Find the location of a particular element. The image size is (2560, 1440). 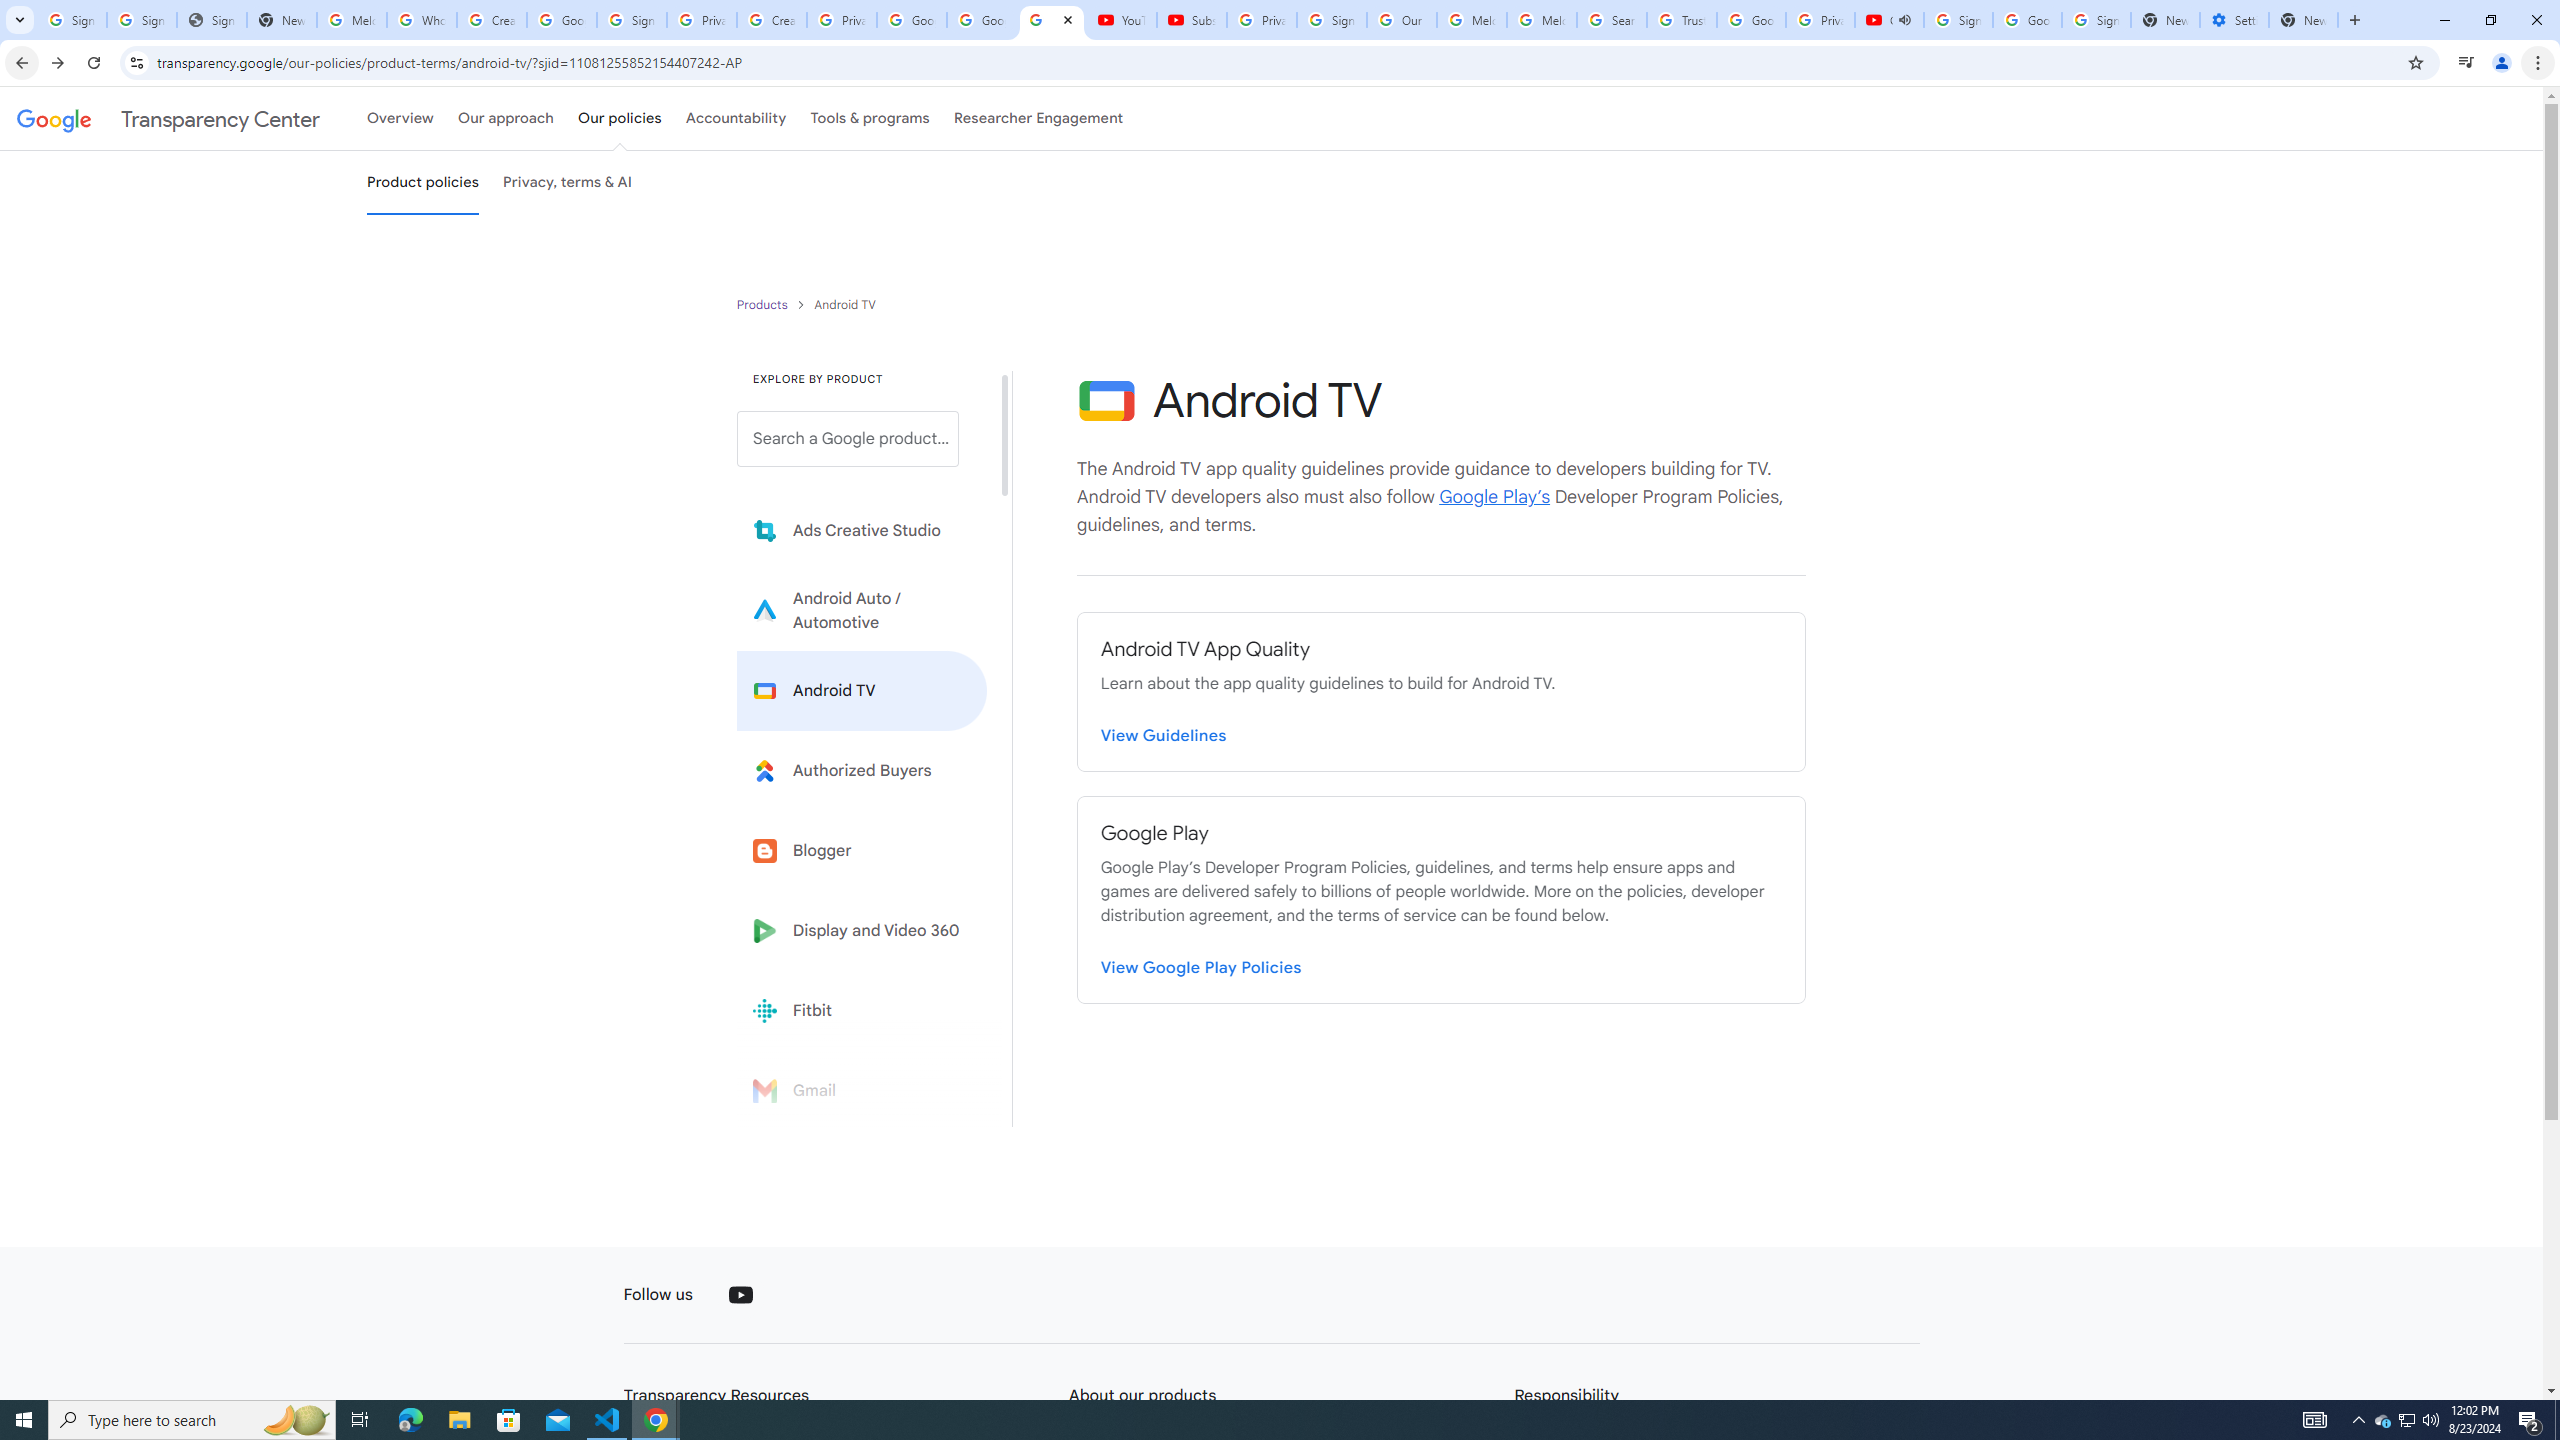

'Learn more about Android Auto' is located at coordinates (861, 610).